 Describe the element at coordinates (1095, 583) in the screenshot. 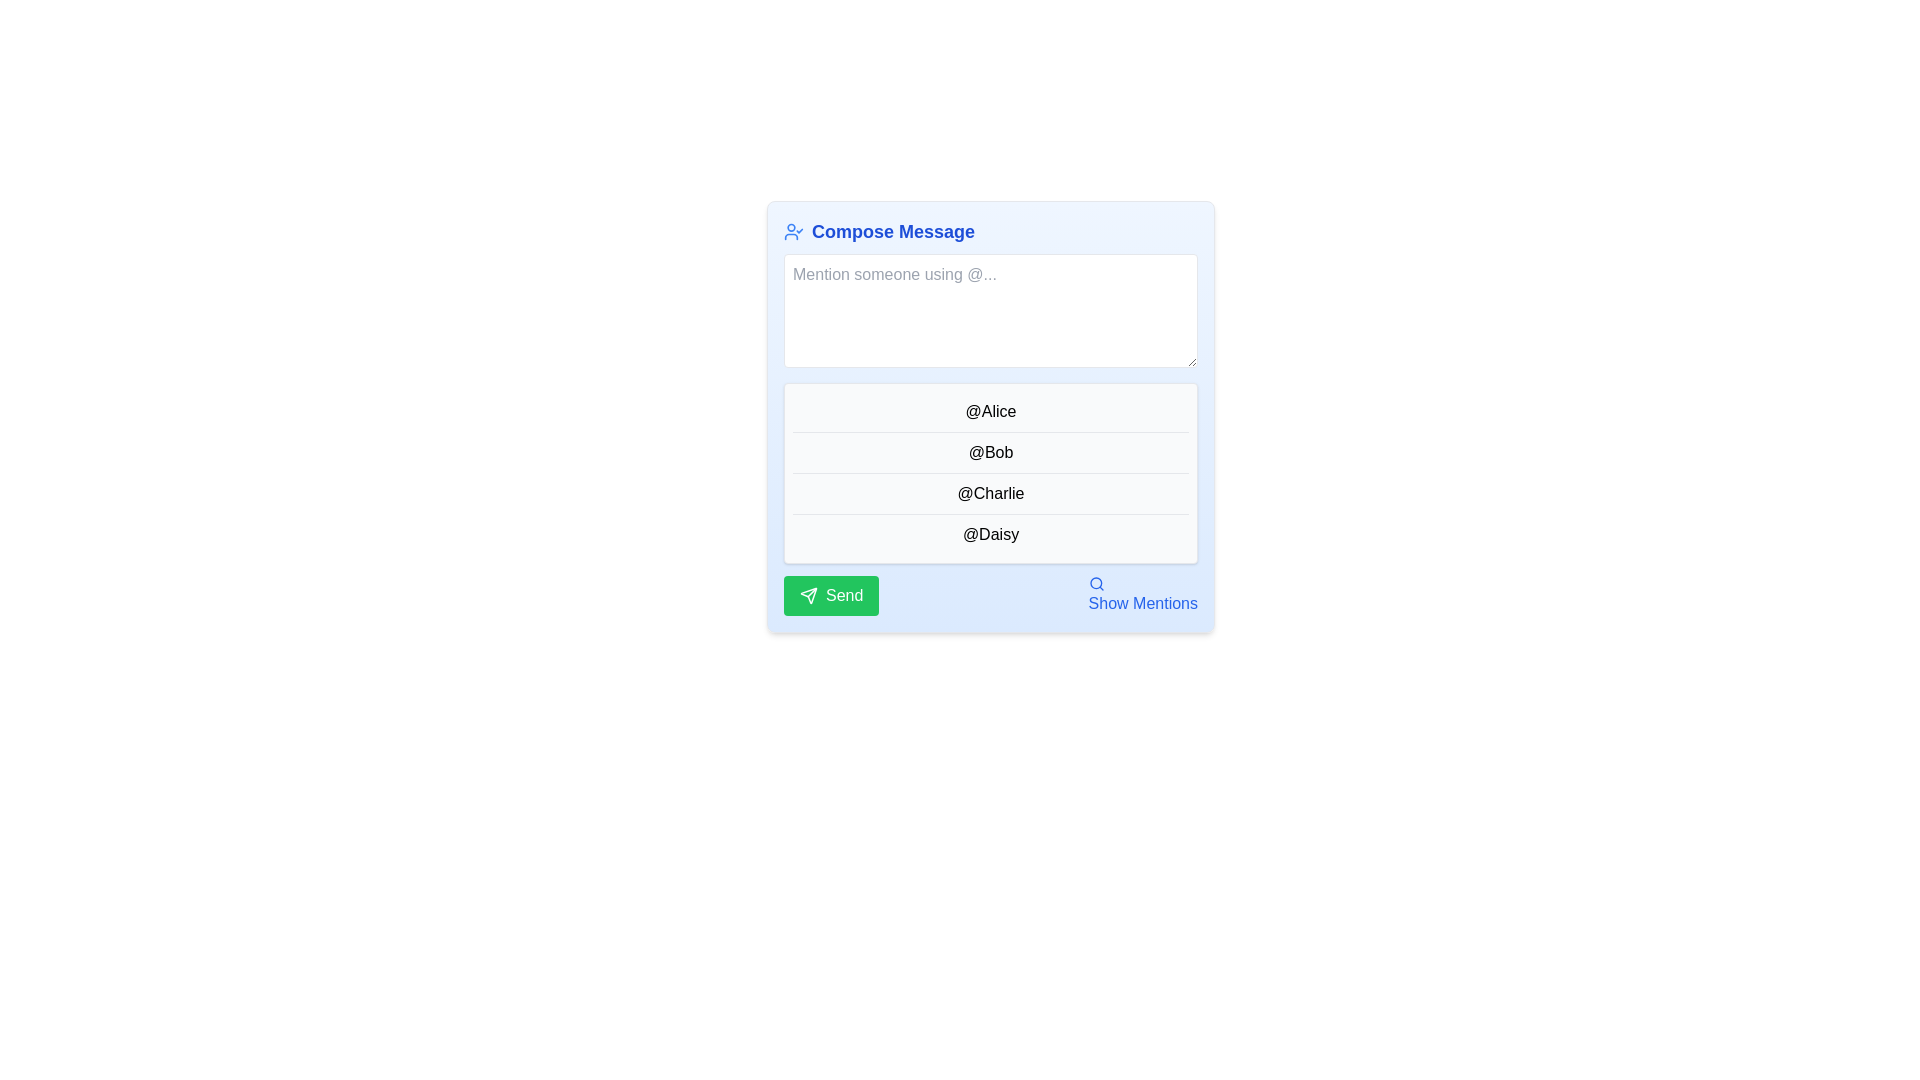

I see `the small magnifying glass icon, which has a blue outline and is located to the left of the 'Show Mentions' text at the bottom-right corner of the interface` at that location.